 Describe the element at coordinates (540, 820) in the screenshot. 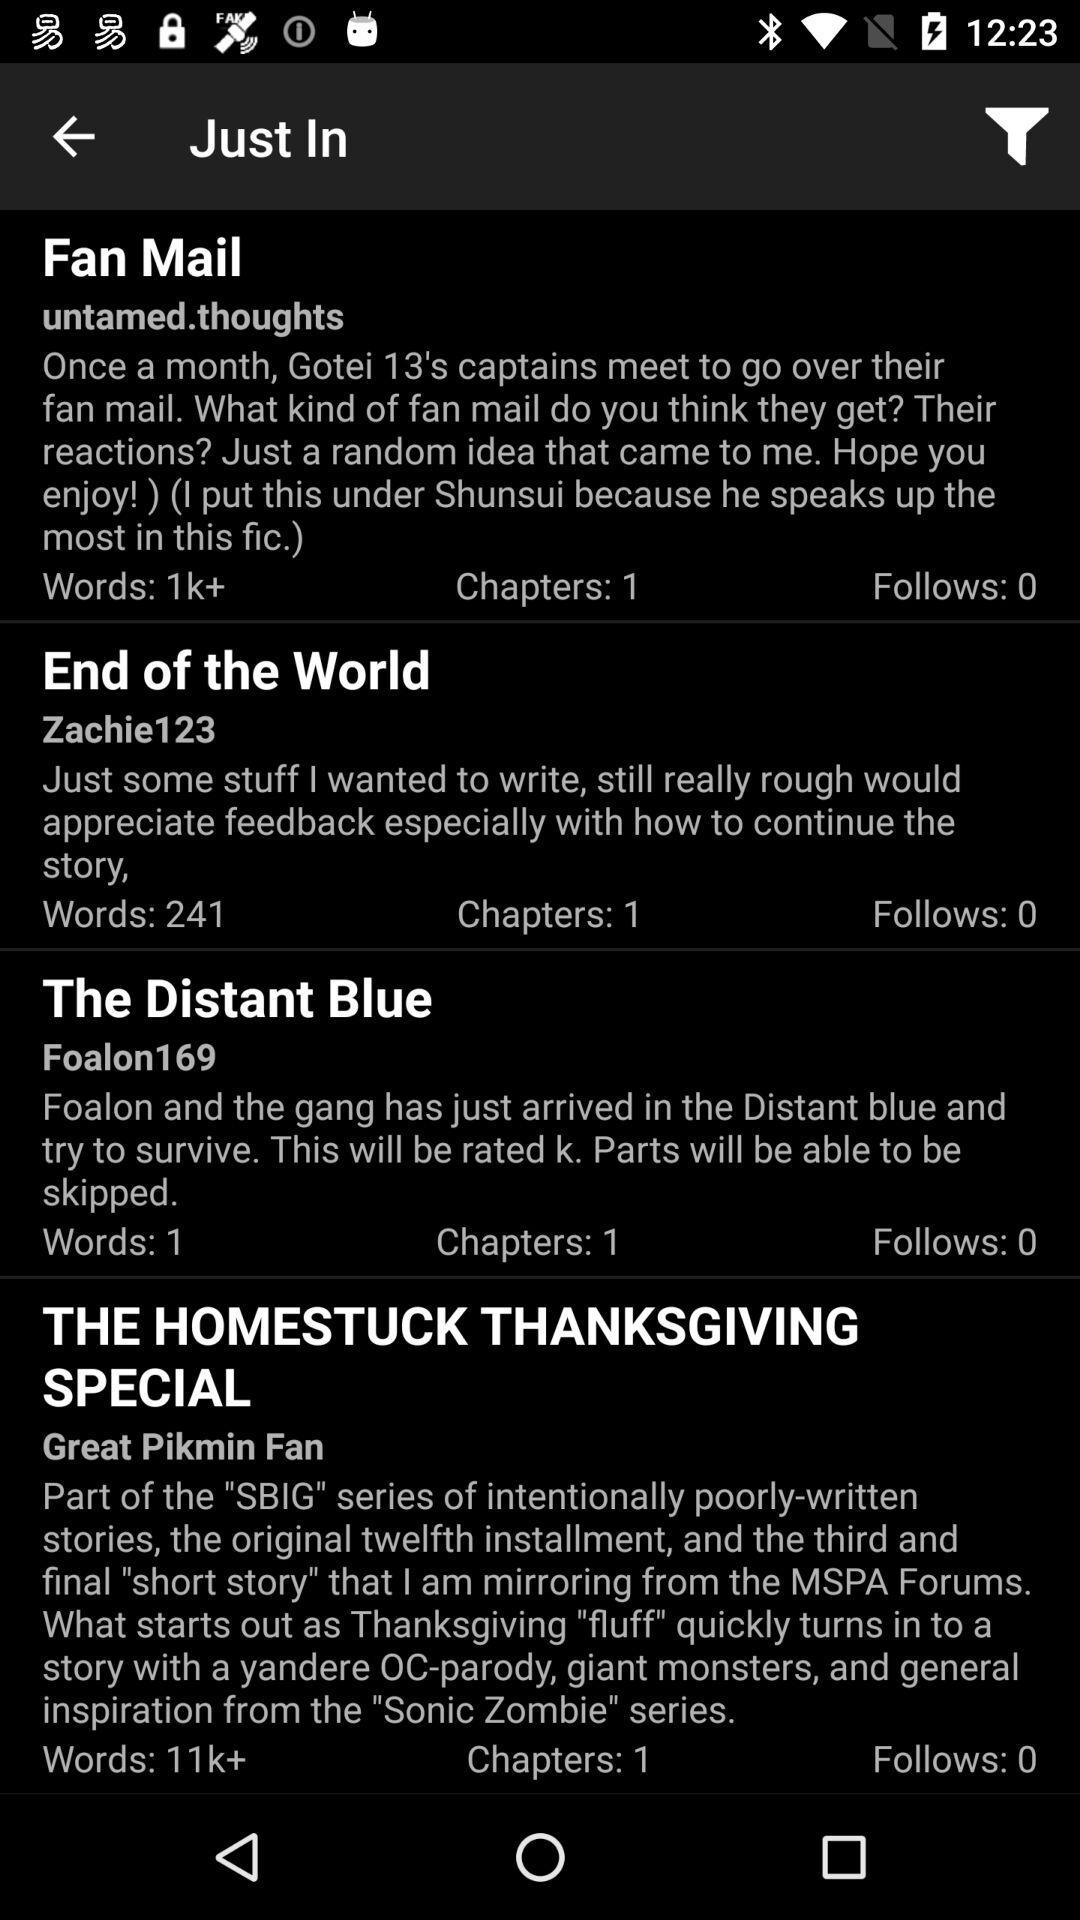

I see `icon below zachie123` at that location.